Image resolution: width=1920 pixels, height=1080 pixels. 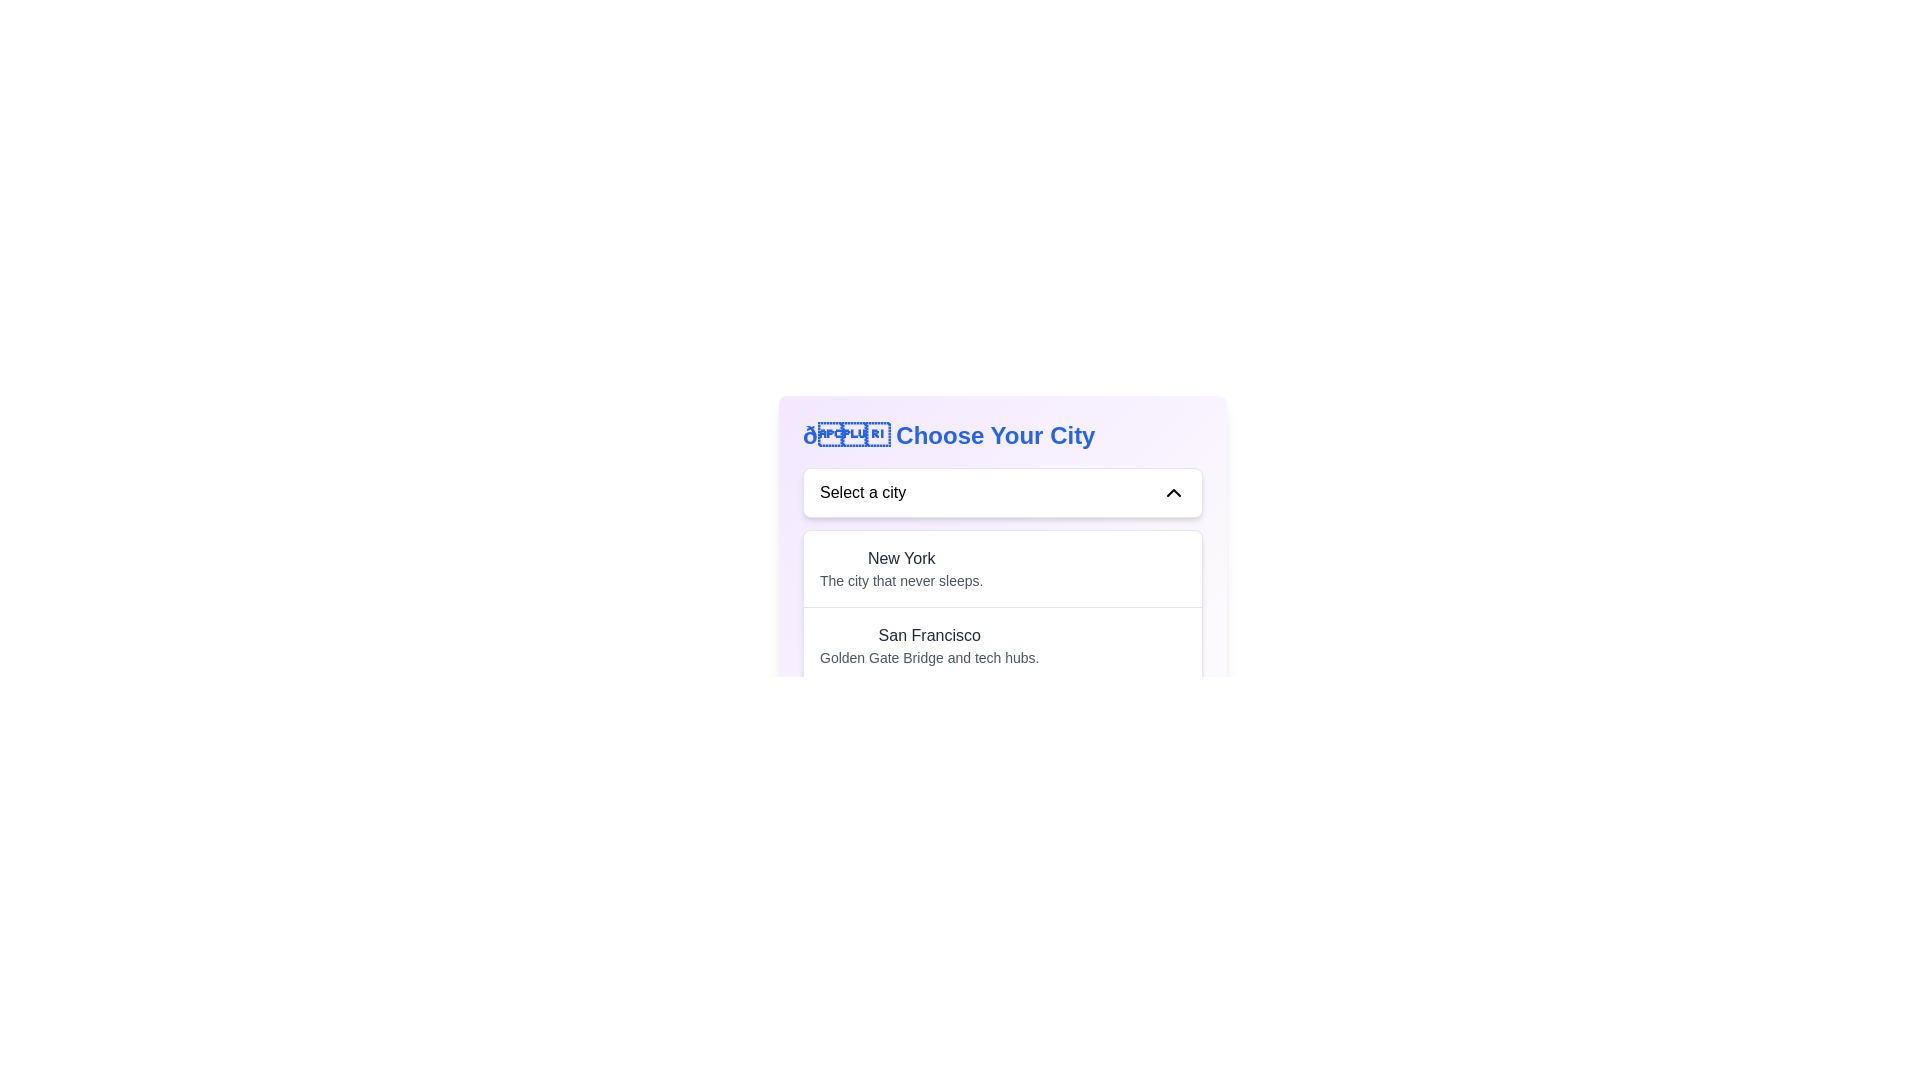 I want to click on the descriptive text label located directly beneath the 'San Francisco' heading in the dropdown menu interface, so click(x=928, y=658).